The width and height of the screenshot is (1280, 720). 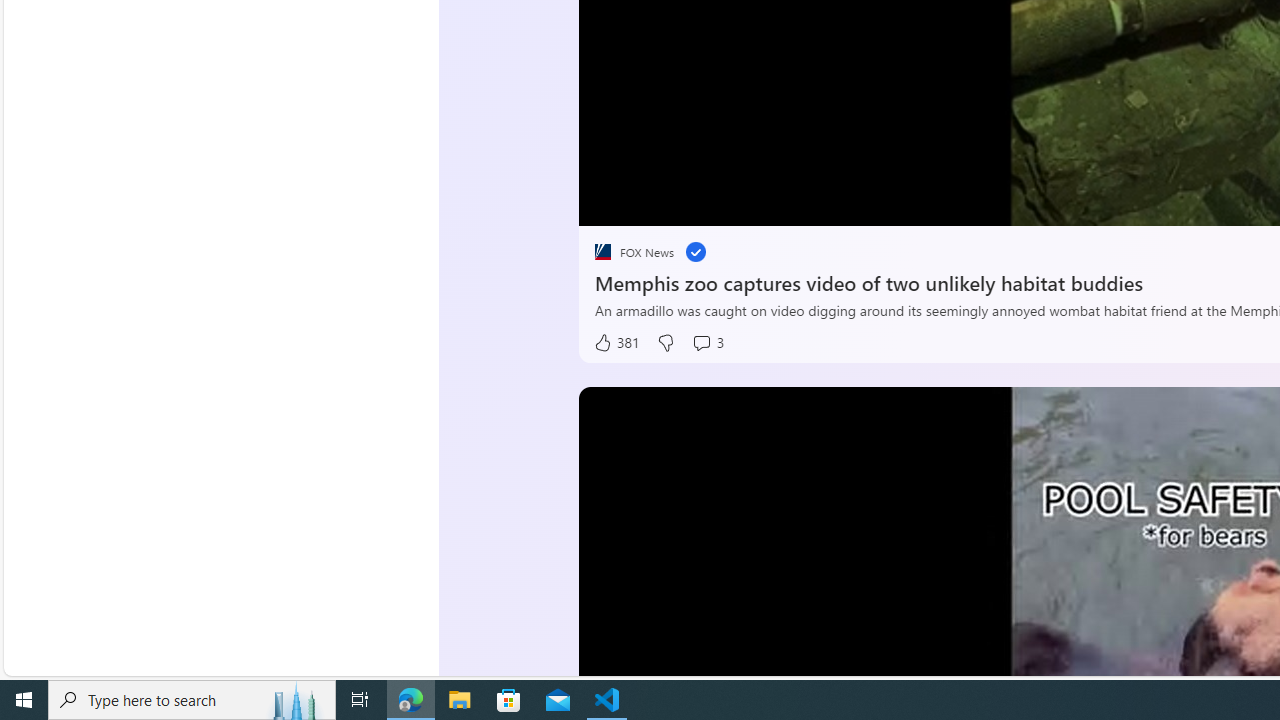 What do you see at coordinates (707, 342) in the screenshot?
I see `'View comments 3 Comment'` at bounding box center [707, 342].